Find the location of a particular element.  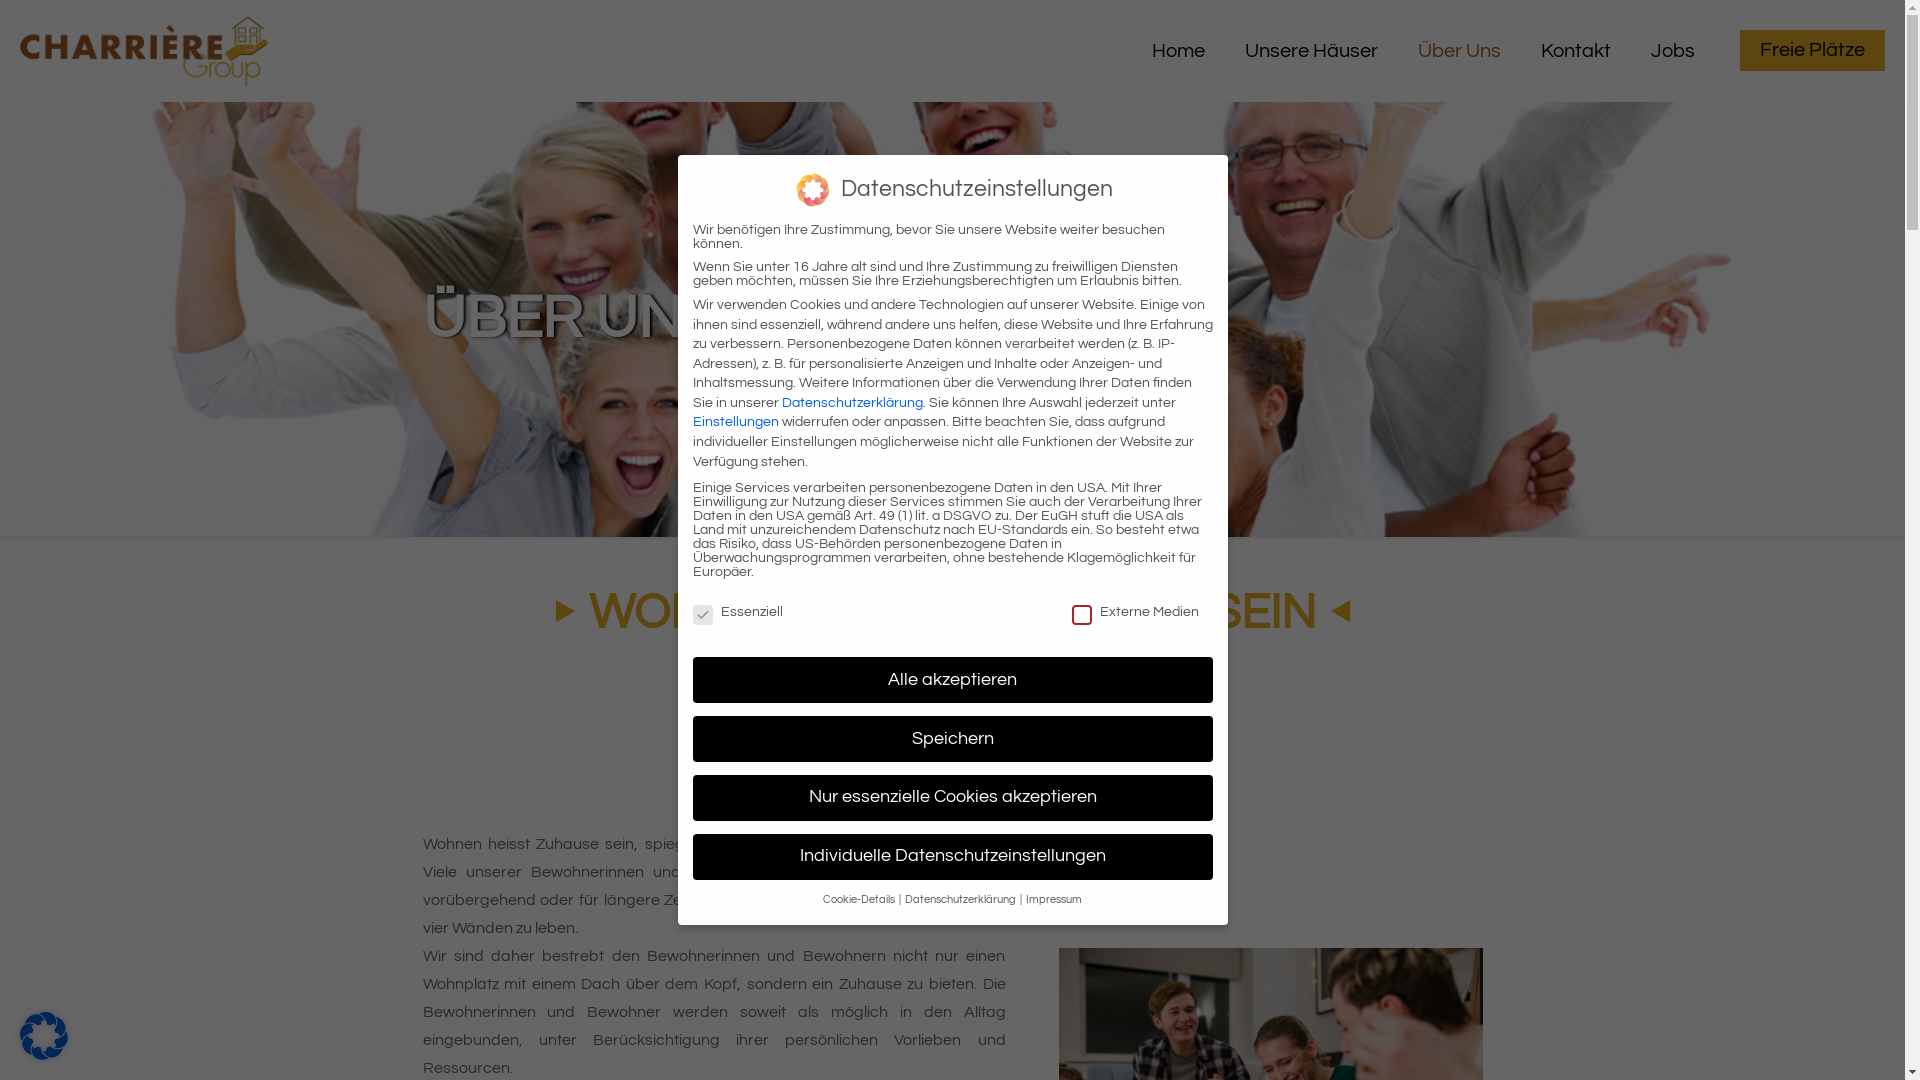

'Cookie-Details' is located at coordinates (822, 898).